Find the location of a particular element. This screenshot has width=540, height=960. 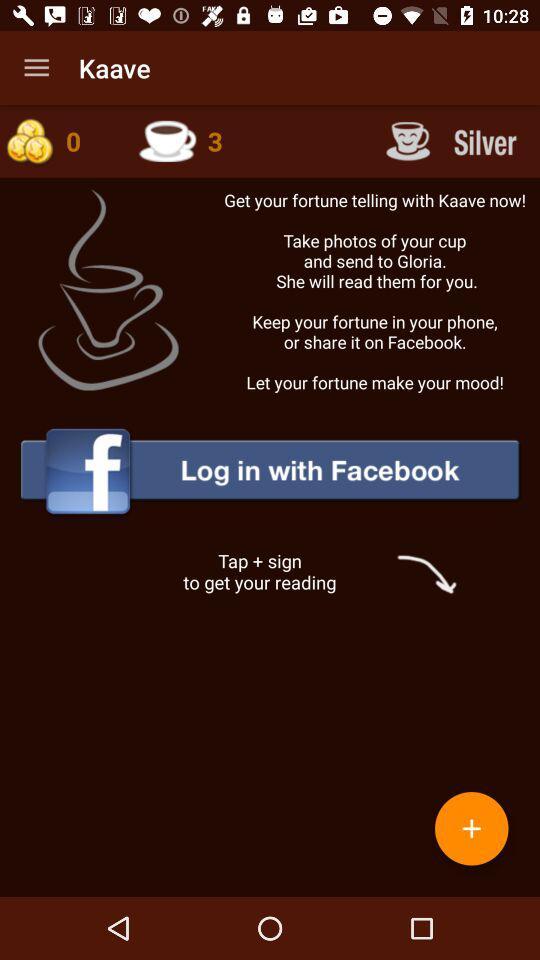

the add icon is located at coordinates (471, 828).